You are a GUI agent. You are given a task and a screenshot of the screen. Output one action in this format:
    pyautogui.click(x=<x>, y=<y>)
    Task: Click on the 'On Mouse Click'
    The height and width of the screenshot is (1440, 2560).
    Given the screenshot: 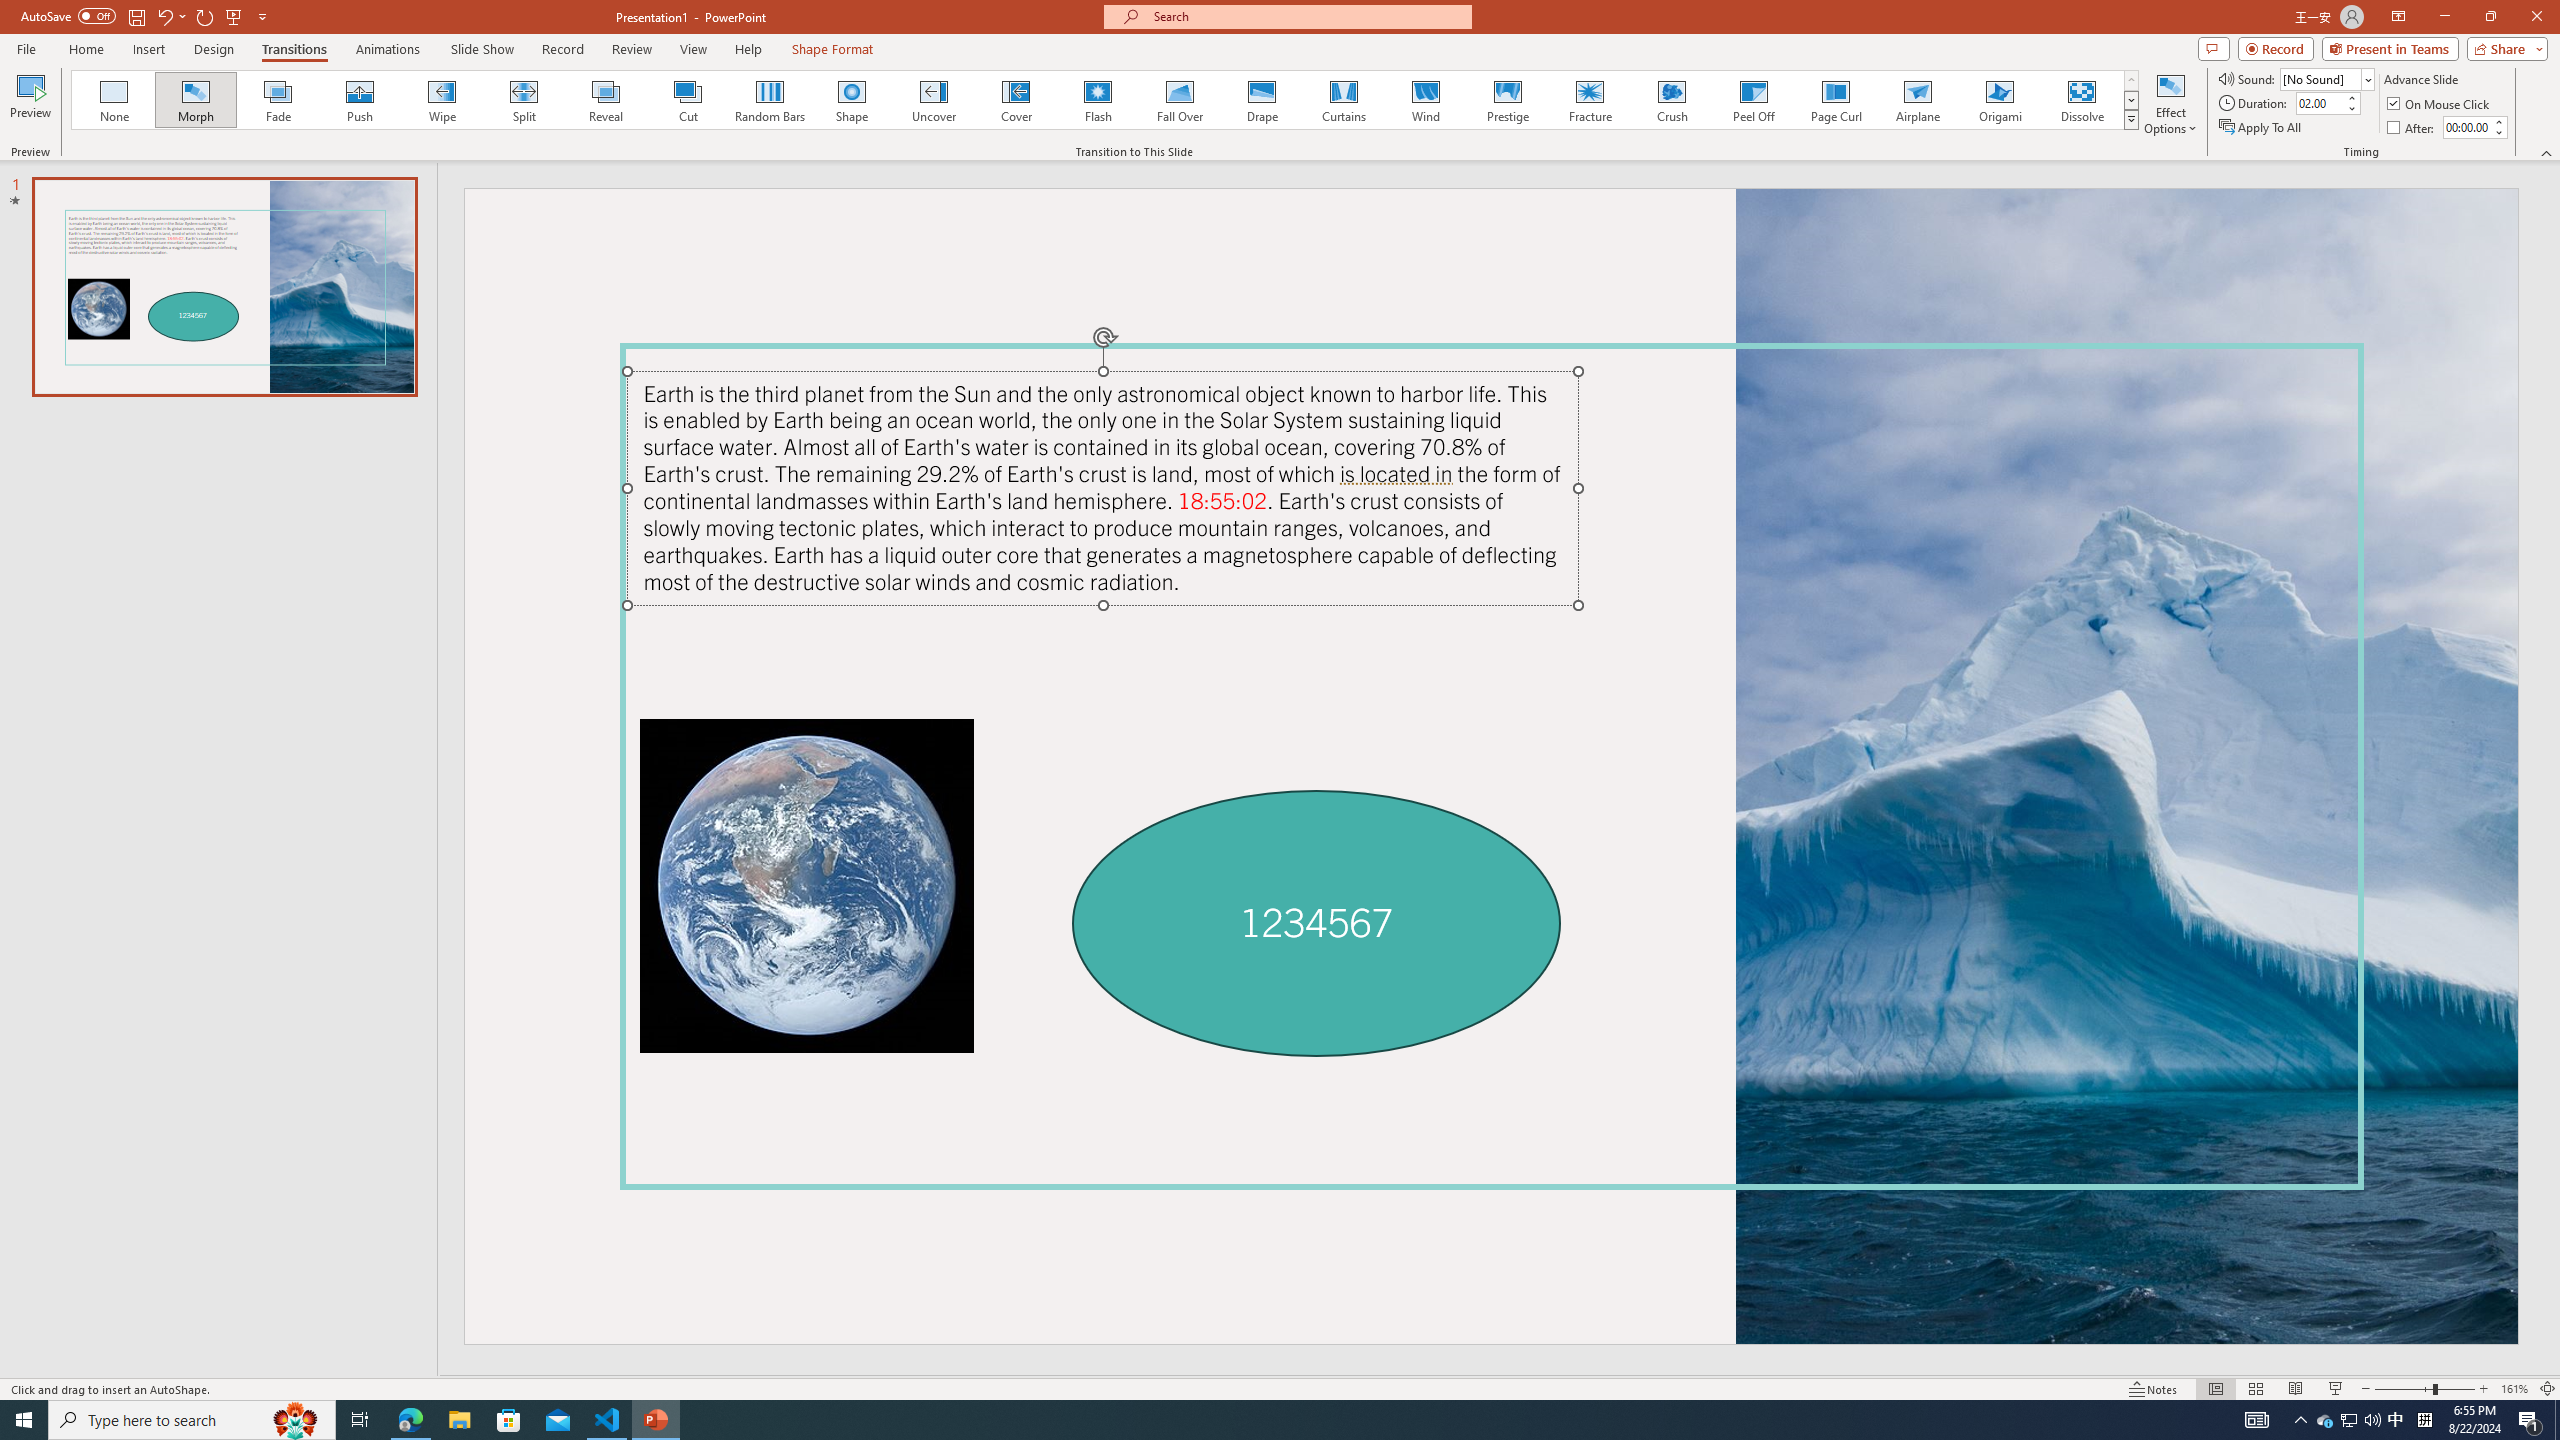 What is the action you would take?
    pyautogui.click(x=2438, y=103)
    